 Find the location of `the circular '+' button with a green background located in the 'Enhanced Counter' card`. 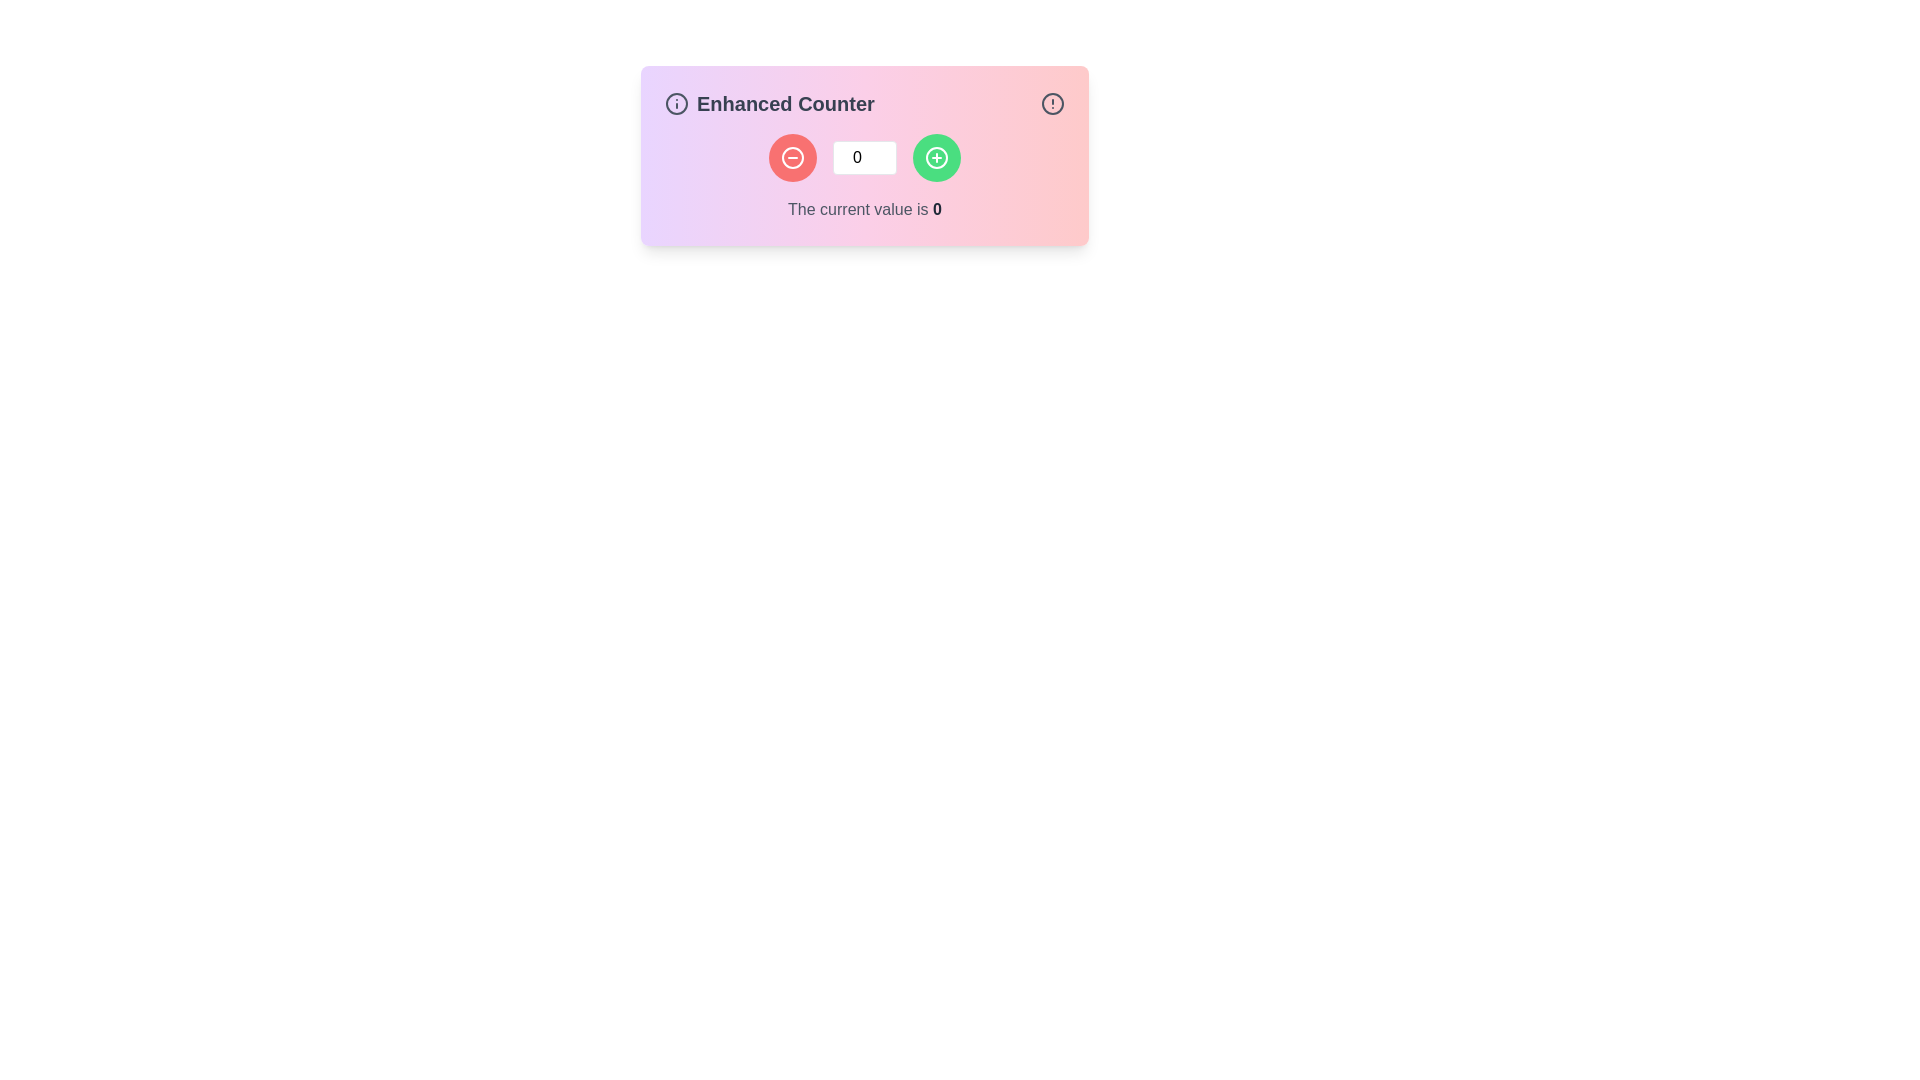

the circular '+' button with a green background located in the 'Enhanced Counter' card is located at coordinates (935, 157).